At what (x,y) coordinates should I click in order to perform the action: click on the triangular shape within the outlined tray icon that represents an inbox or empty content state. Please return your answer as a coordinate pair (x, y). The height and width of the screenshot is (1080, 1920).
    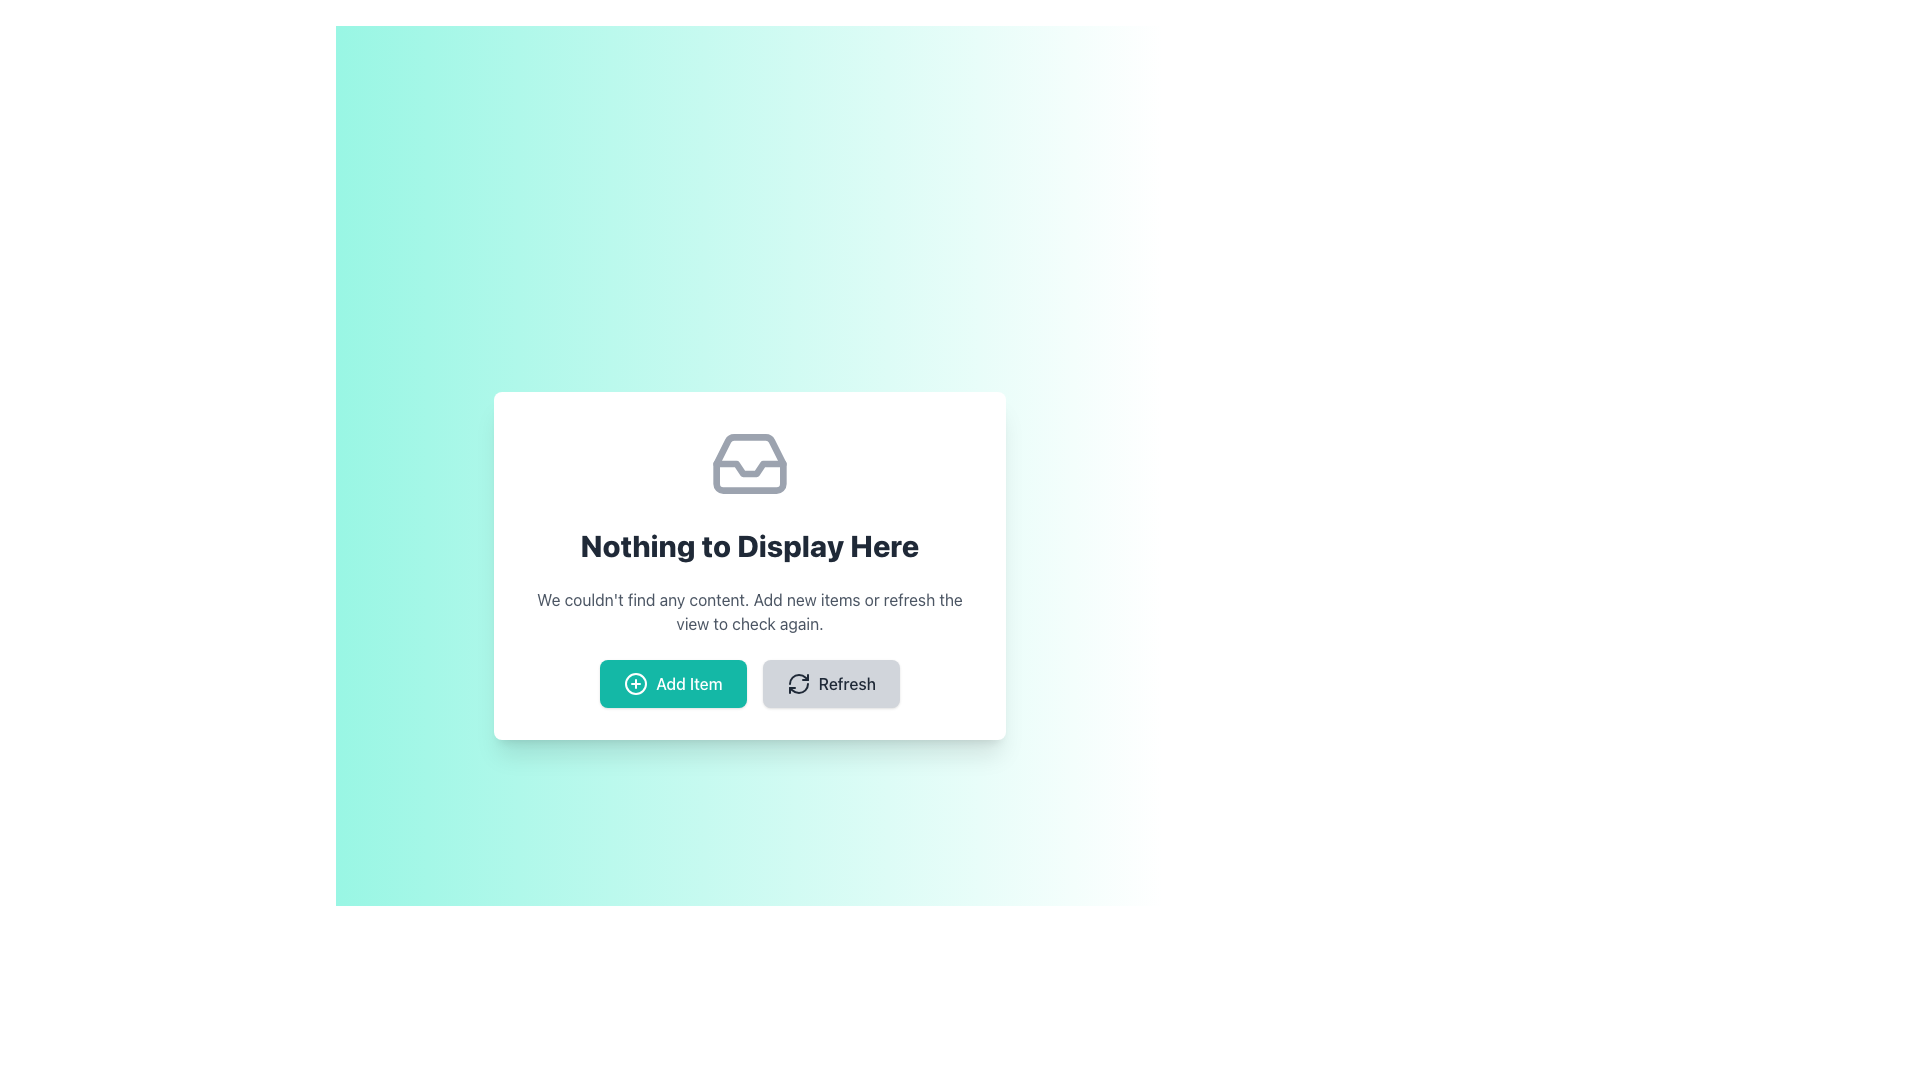
    Looking at the image, I should click on (748, 469).